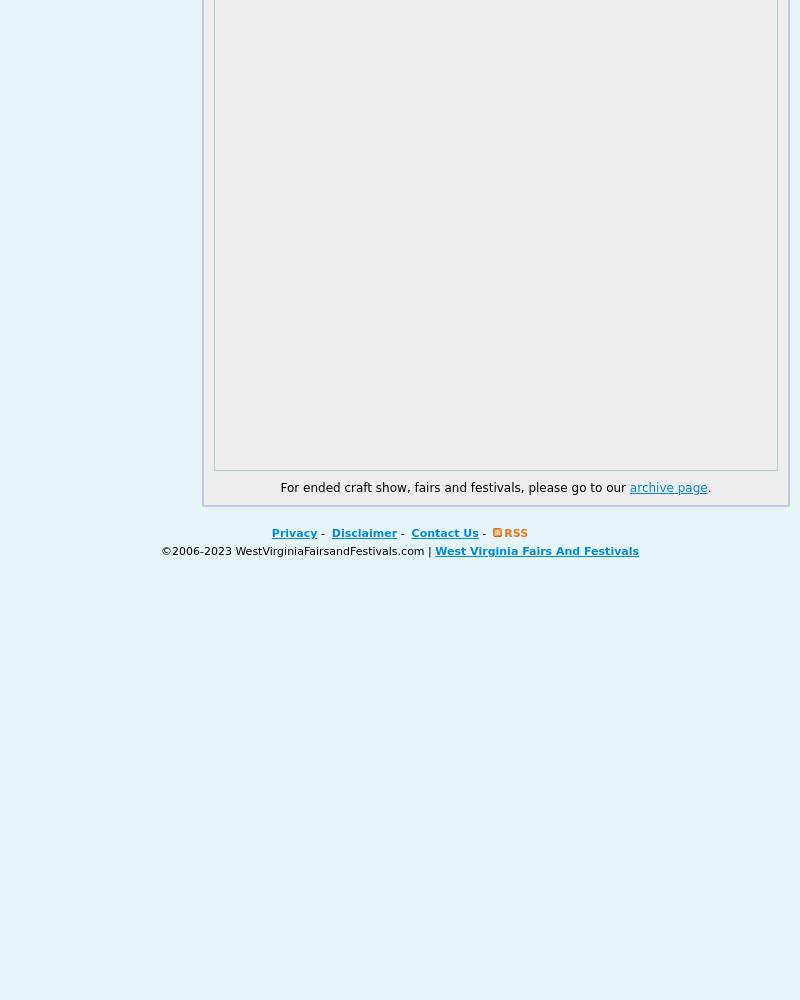 This screenshot has width=800, height=1000. I want to click on 'archive page', so click(668, 487).